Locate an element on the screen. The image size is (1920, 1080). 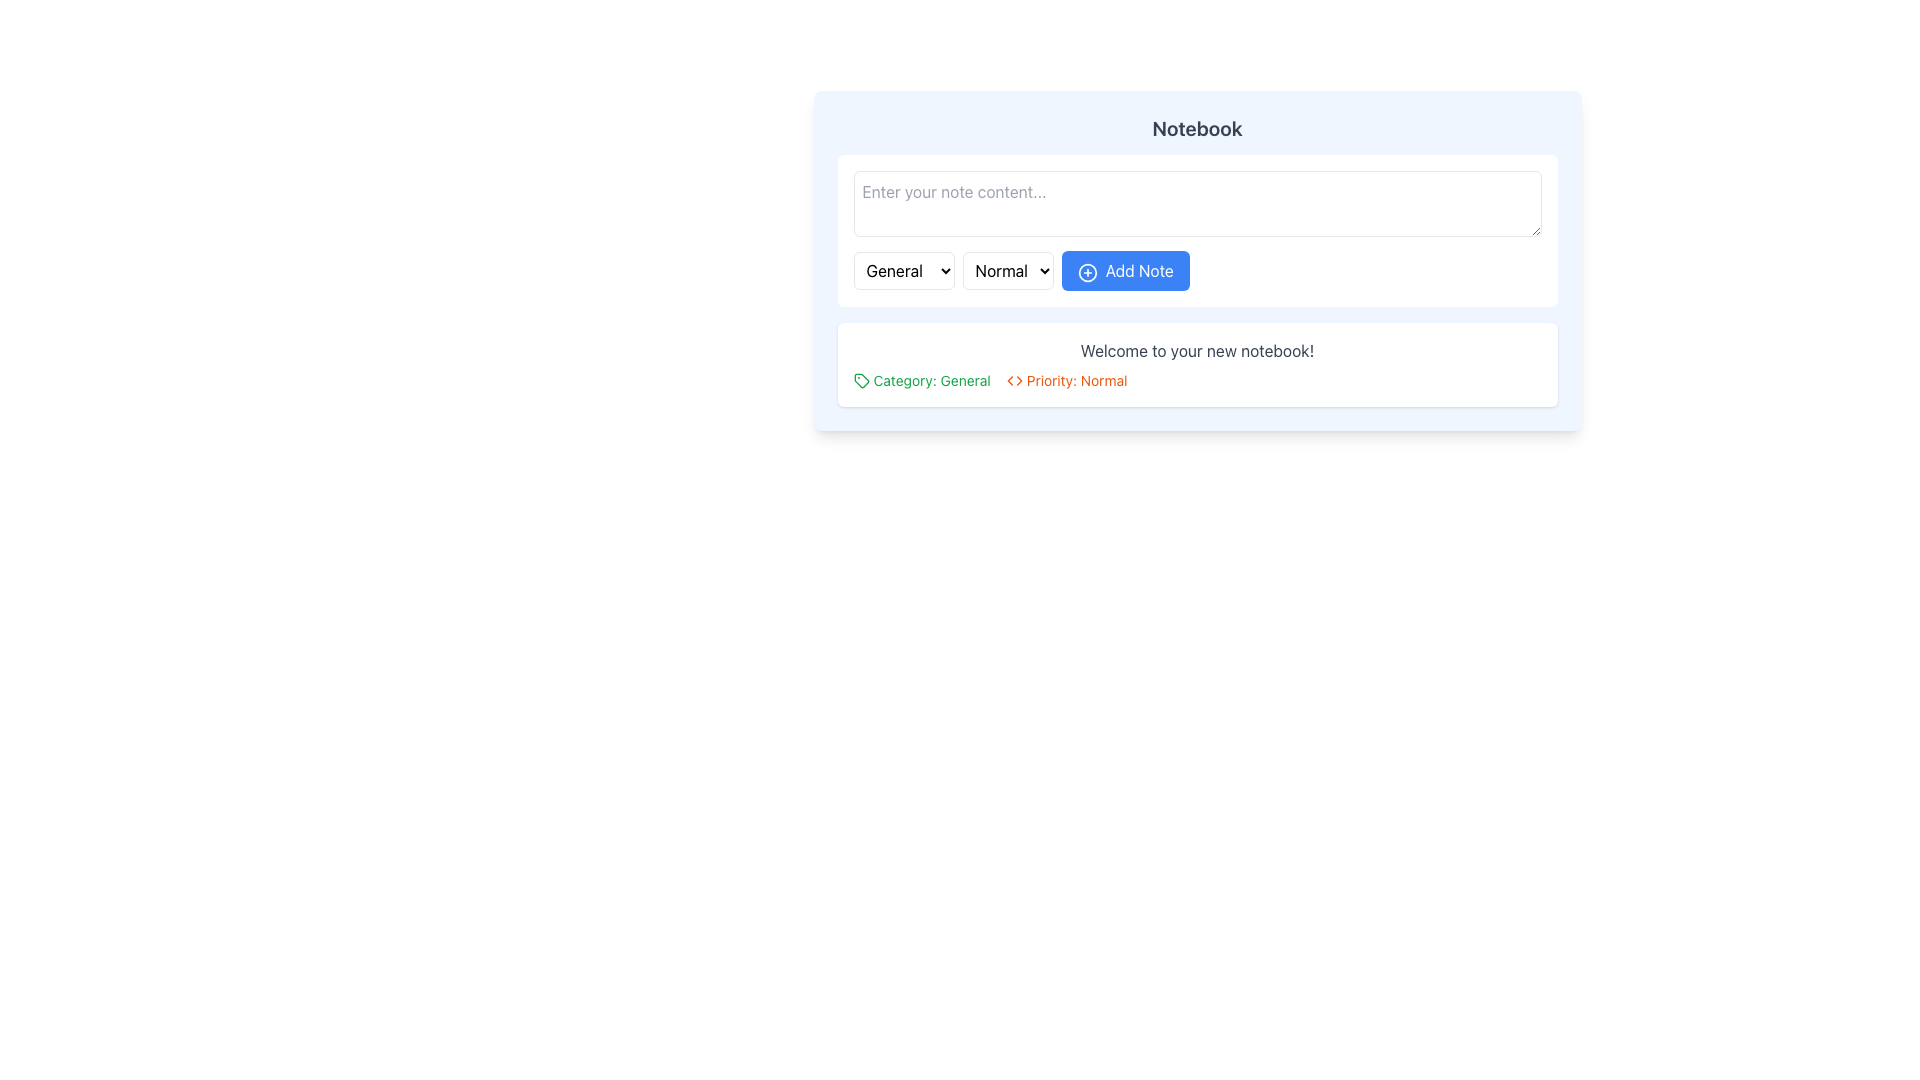
the icon within the 'Add Note' button, which indicates the addition functionality and is positioned to the left of the button's label is located at coordinates (1086, 272).